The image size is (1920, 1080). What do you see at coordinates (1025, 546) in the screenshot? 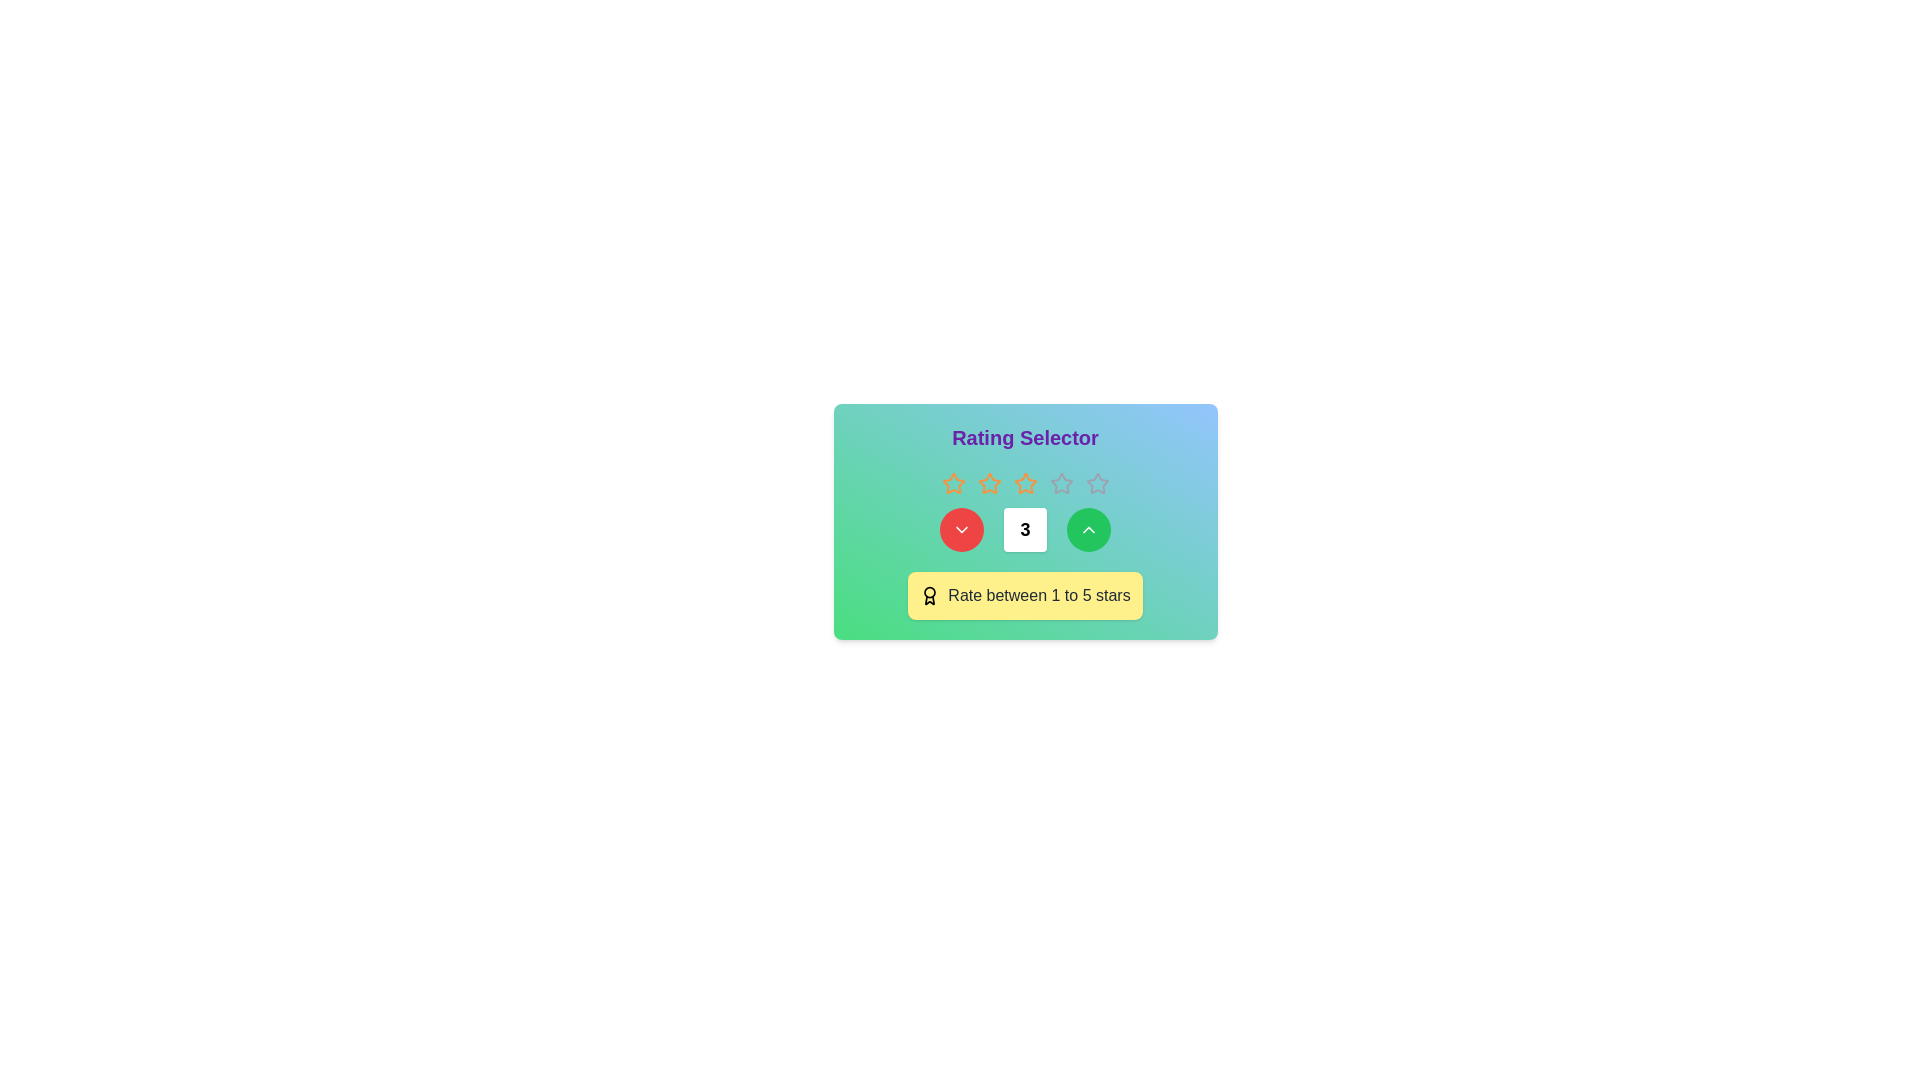
I see `displayed number from the Numeric display box which is a vertically elongated rectangle with a white background, located centrally below the row of star icons, between the decrement button (green) on the left and the increment button (red) on the right` at bounding box center [1025, 546].